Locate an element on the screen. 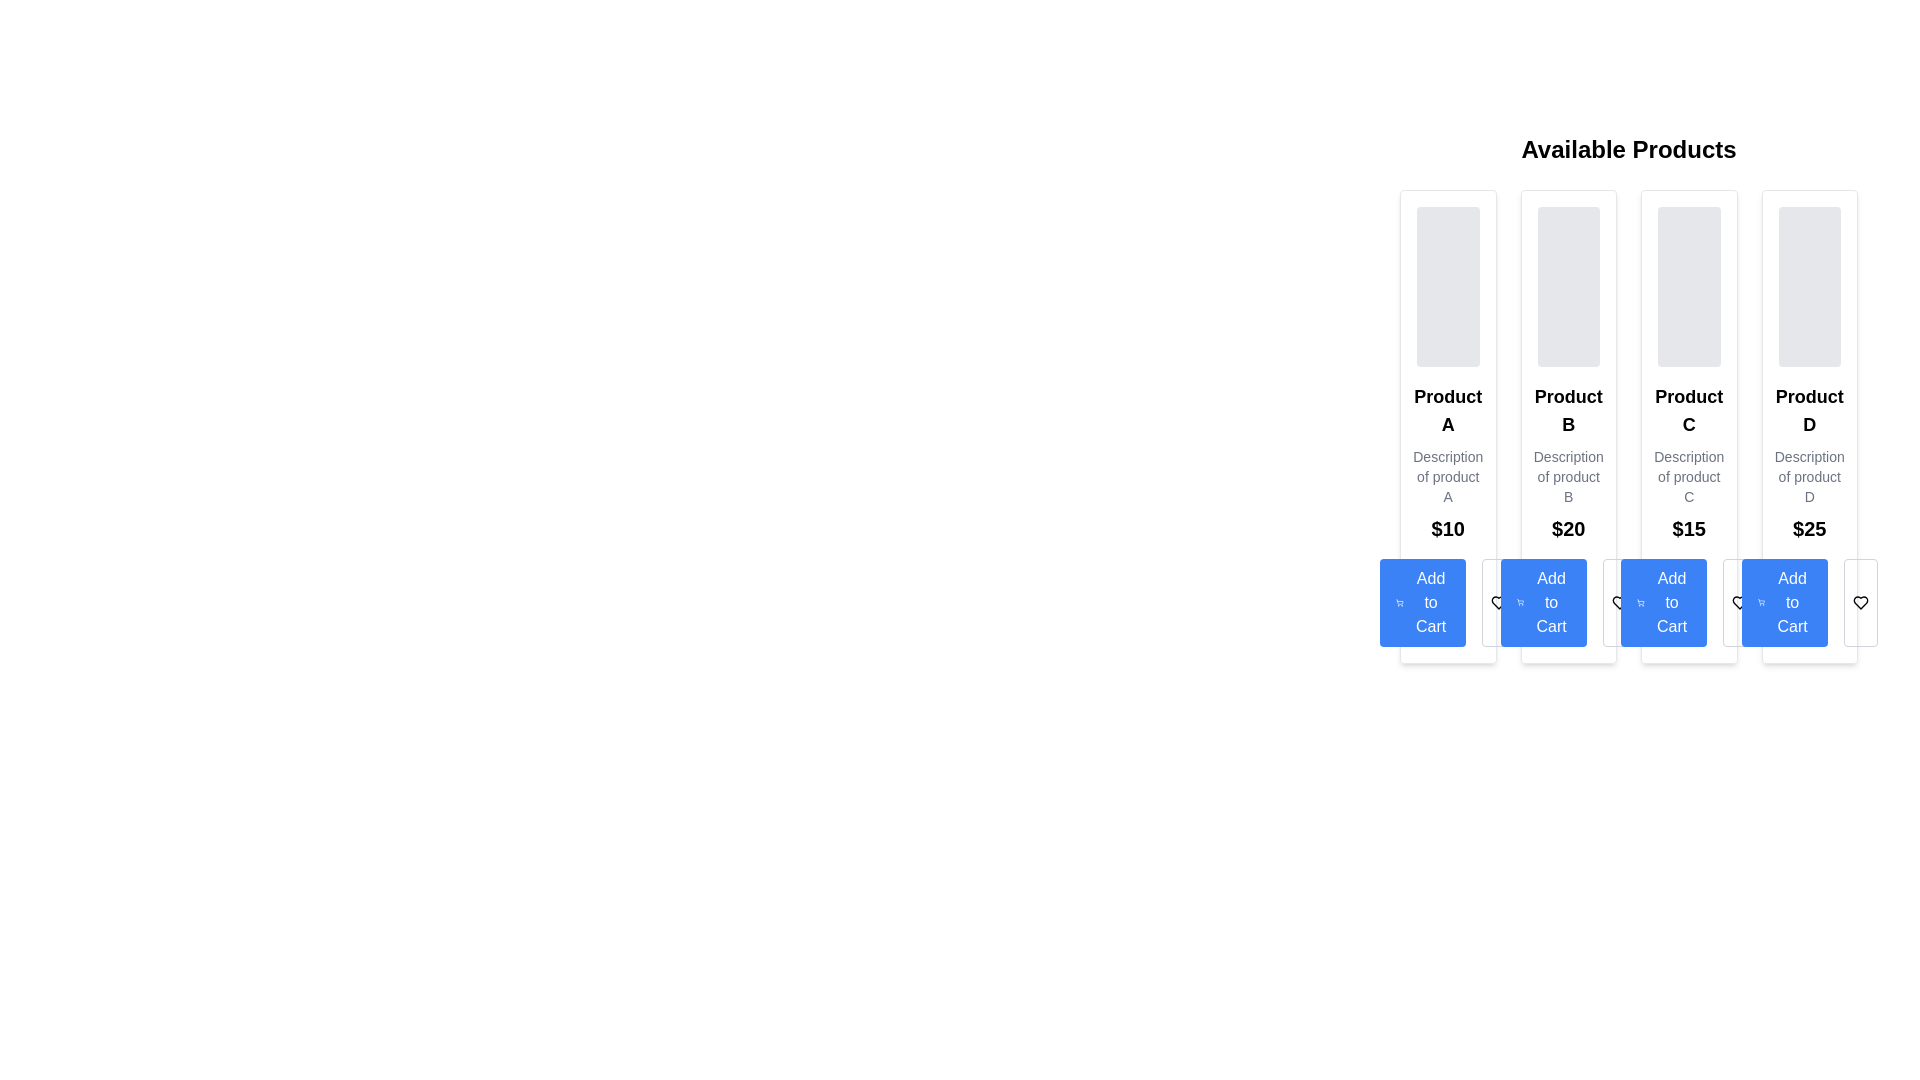 Image resolution: width=1920 pixels, height=1080 pixels. the heart icon located within the 'Product D' card is located at coordinates (1859, 601).